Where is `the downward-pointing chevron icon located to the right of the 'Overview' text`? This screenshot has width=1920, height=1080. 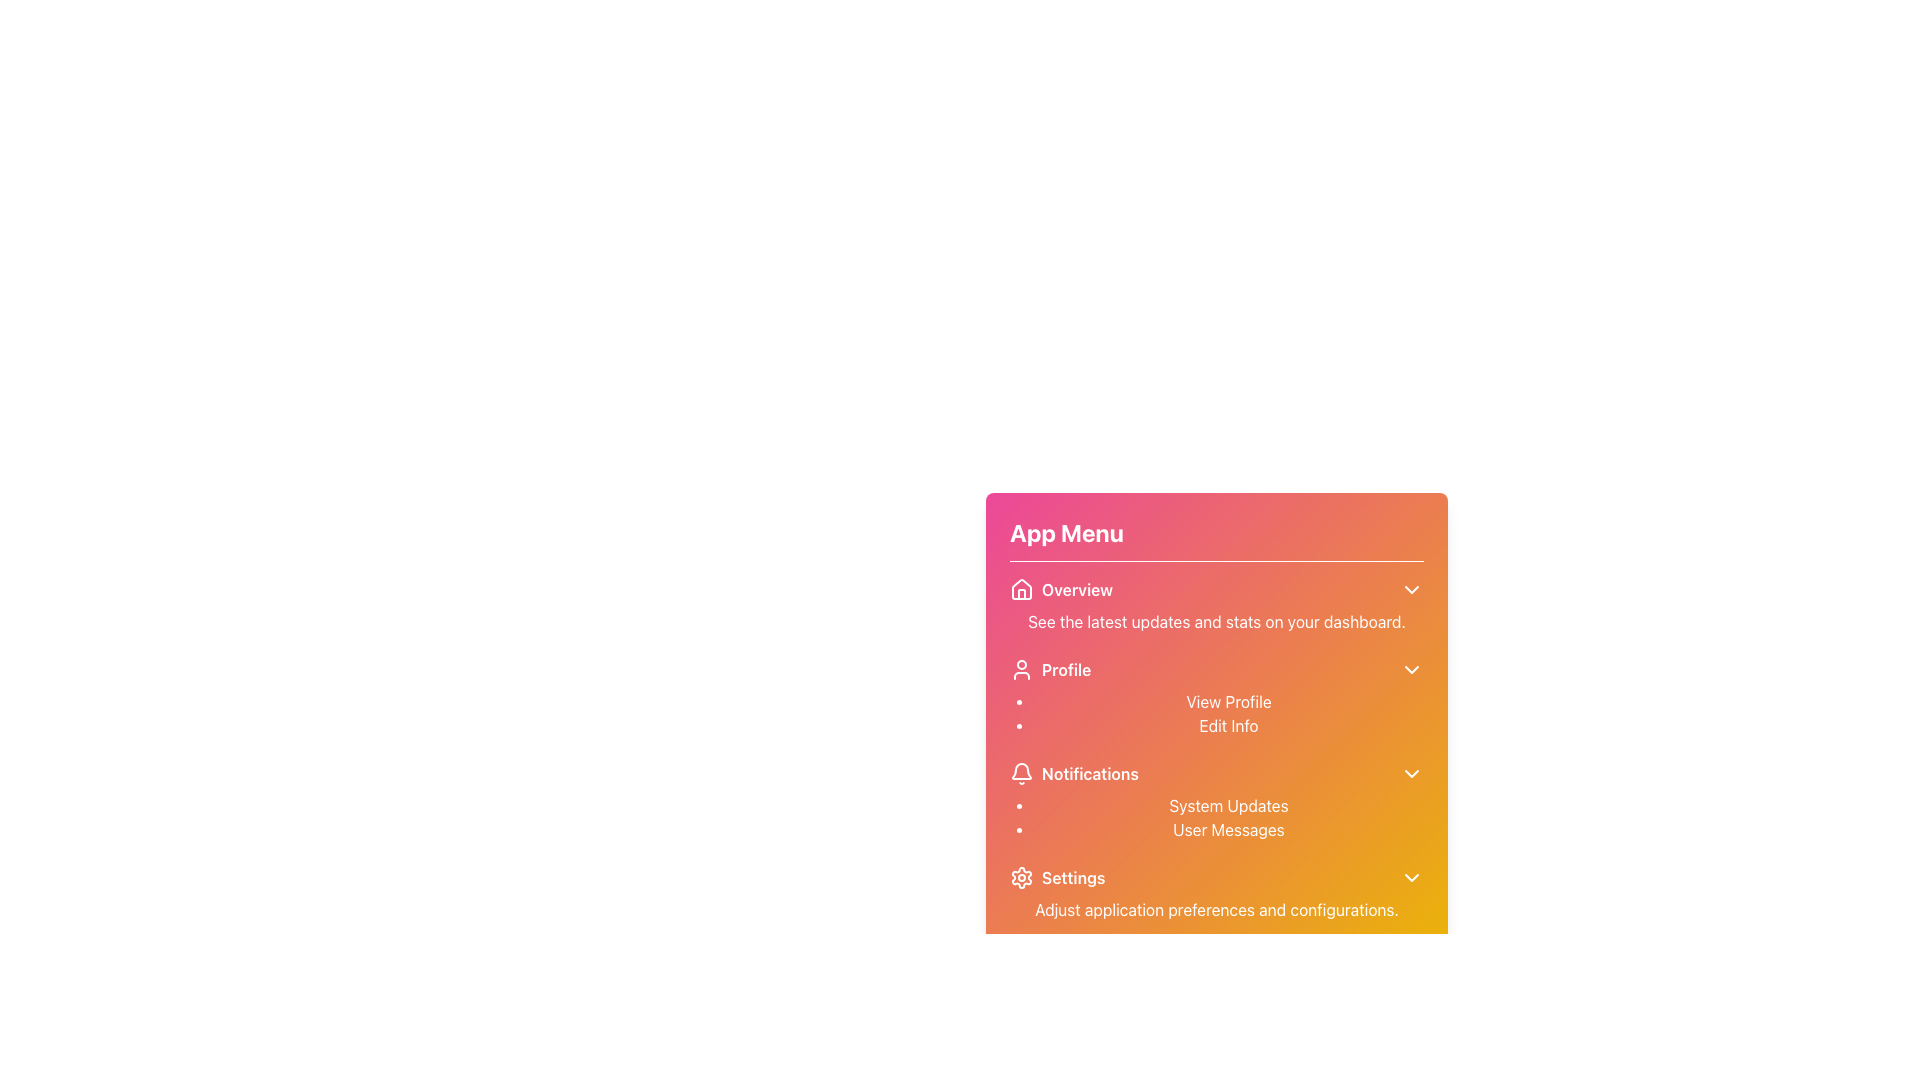
the downward-pointing chevron icon located to the right of the 'Overview' text is located at coordinates (1410, 589).